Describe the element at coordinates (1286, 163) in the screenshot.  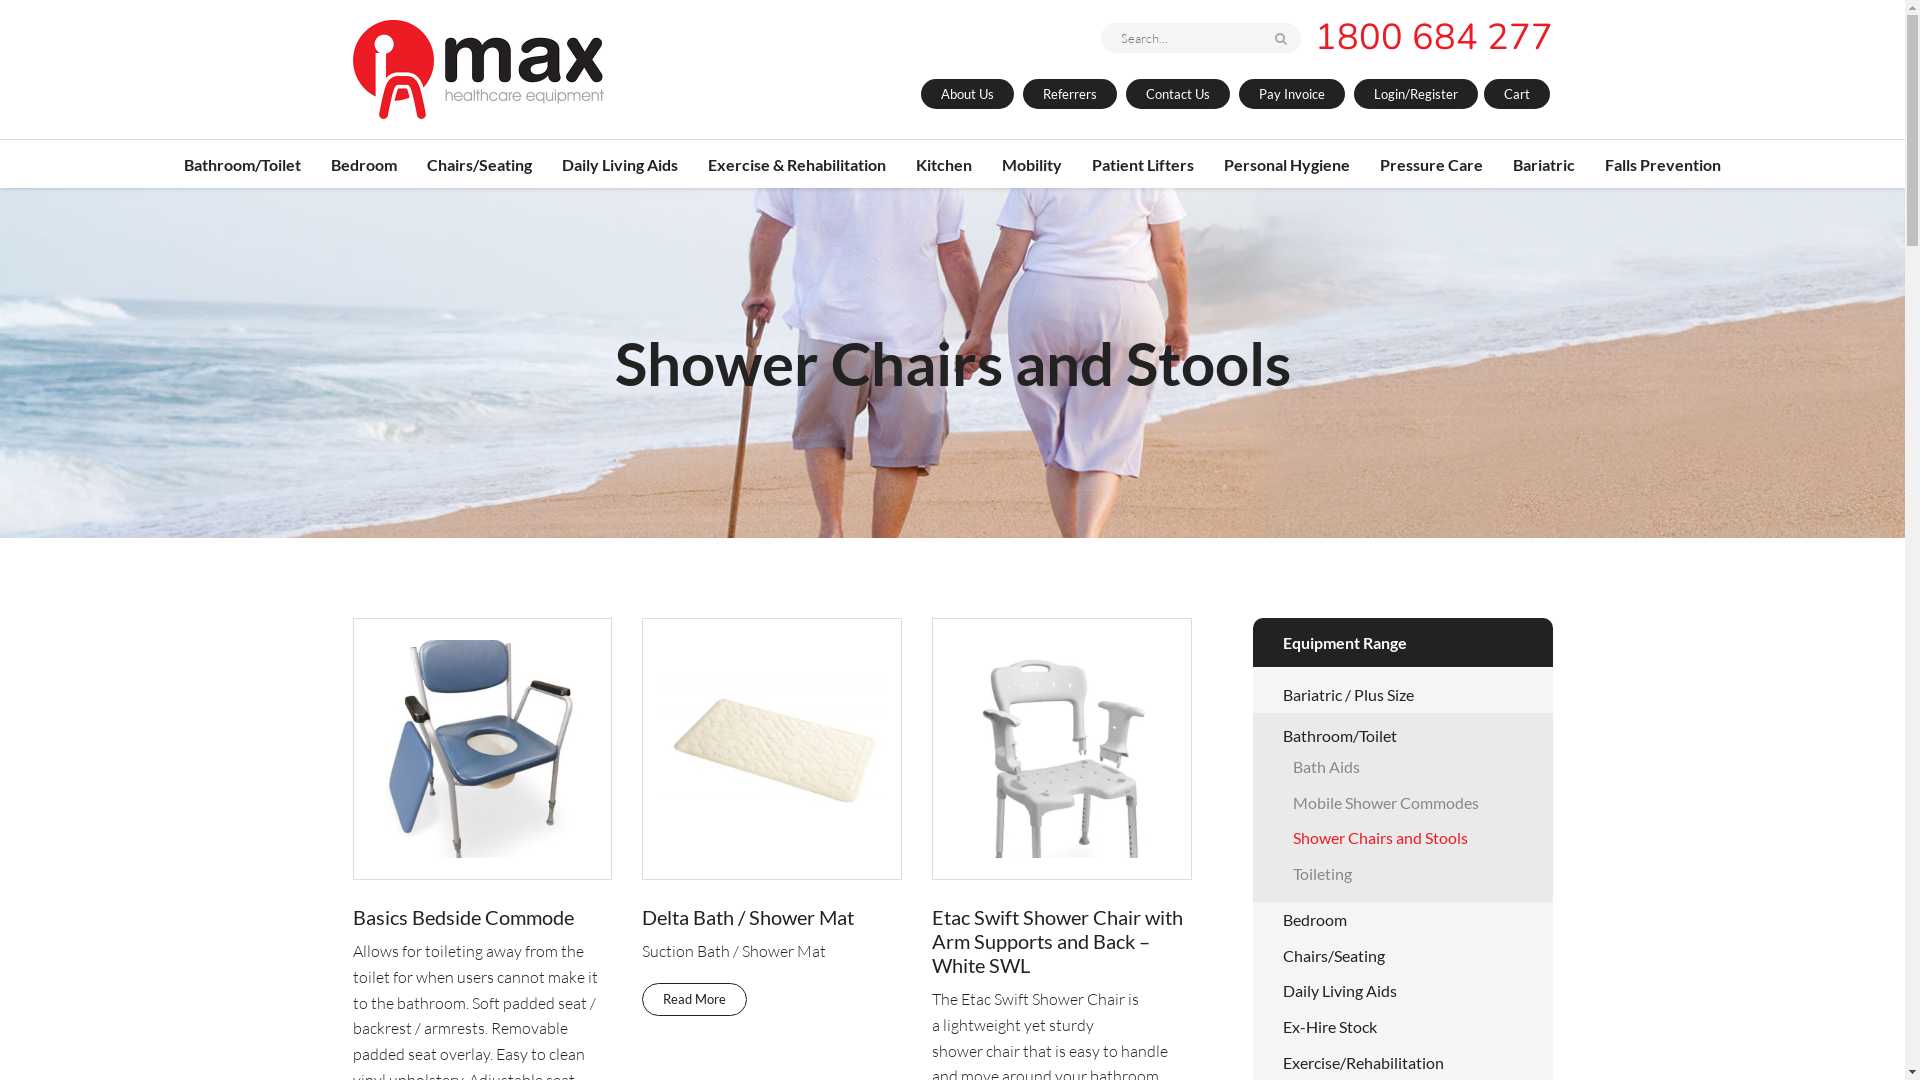
I see `'Personal Hygiene'` at that location.